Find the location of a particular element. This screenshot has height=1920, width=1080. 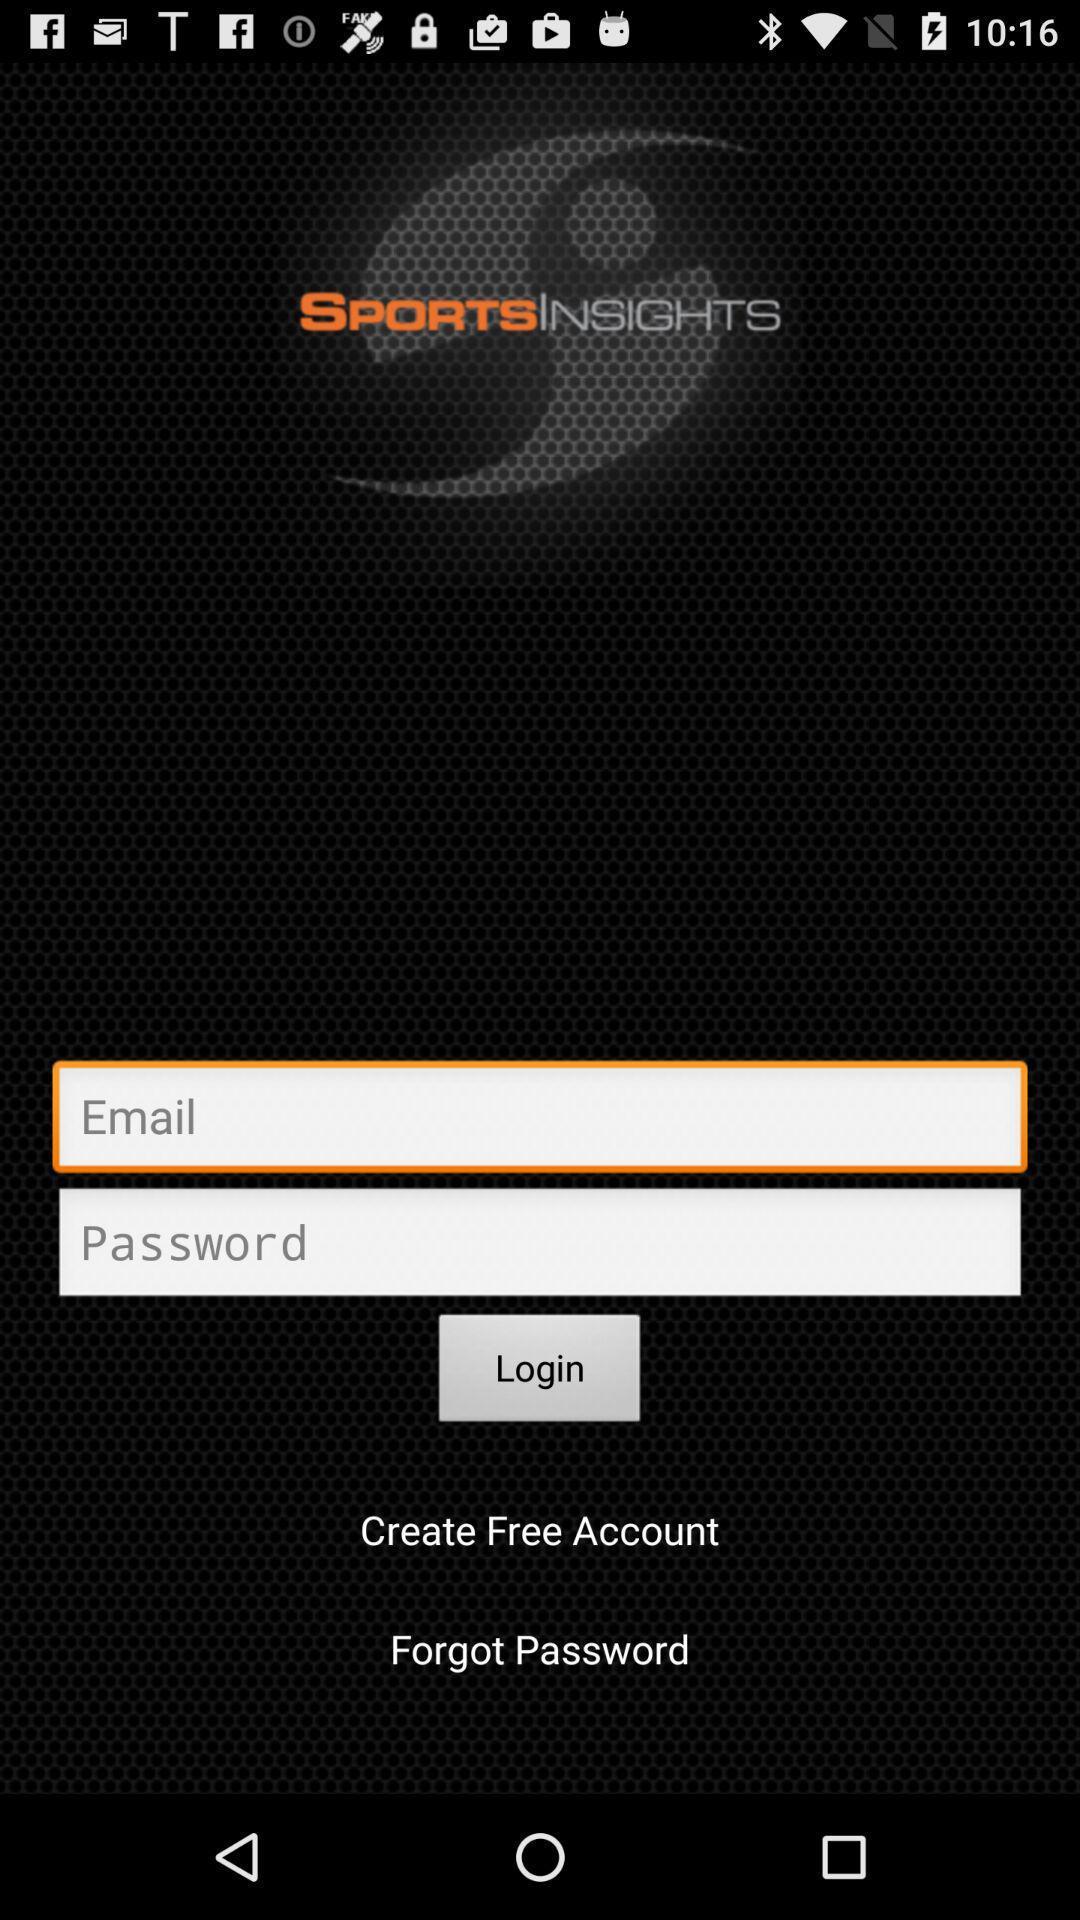

email is located at coordinates (540, 1122).